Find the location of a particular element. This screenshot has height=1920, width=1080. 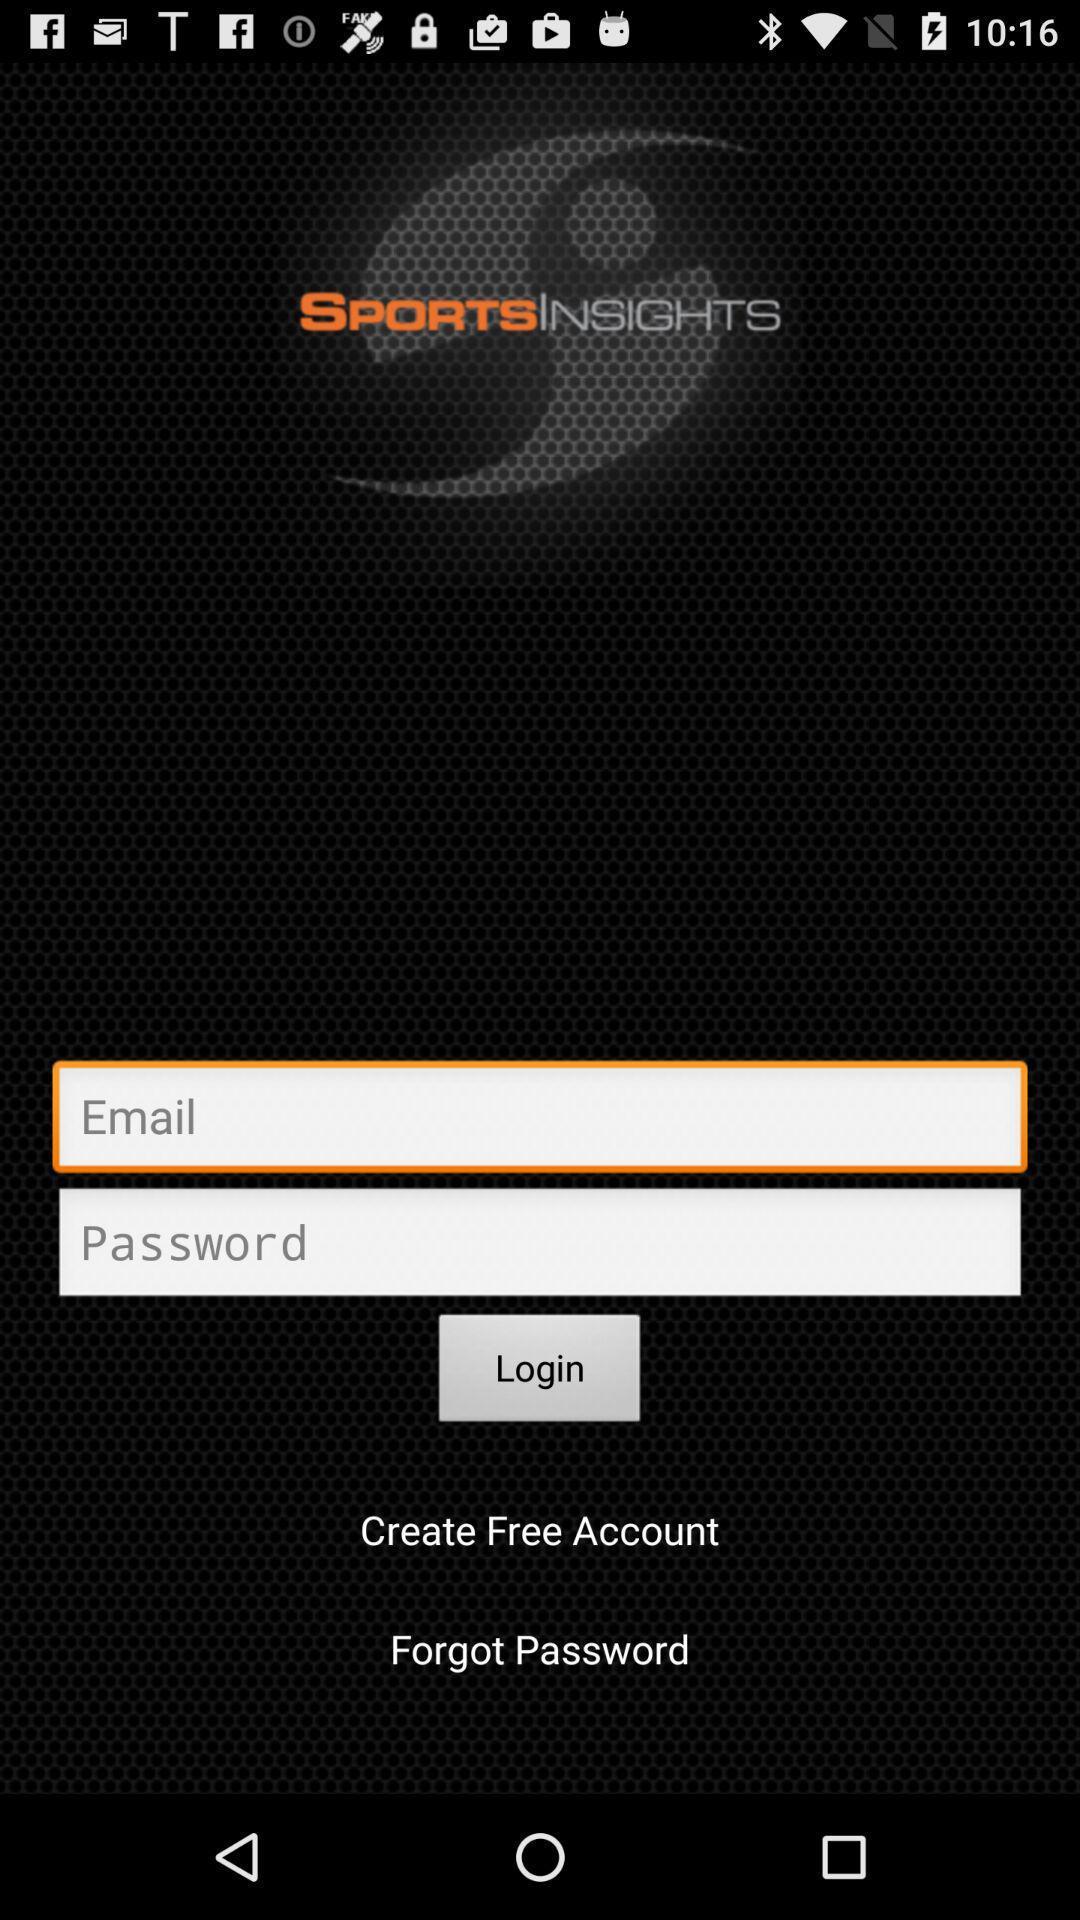

email is located at coordinates (540, 1122).